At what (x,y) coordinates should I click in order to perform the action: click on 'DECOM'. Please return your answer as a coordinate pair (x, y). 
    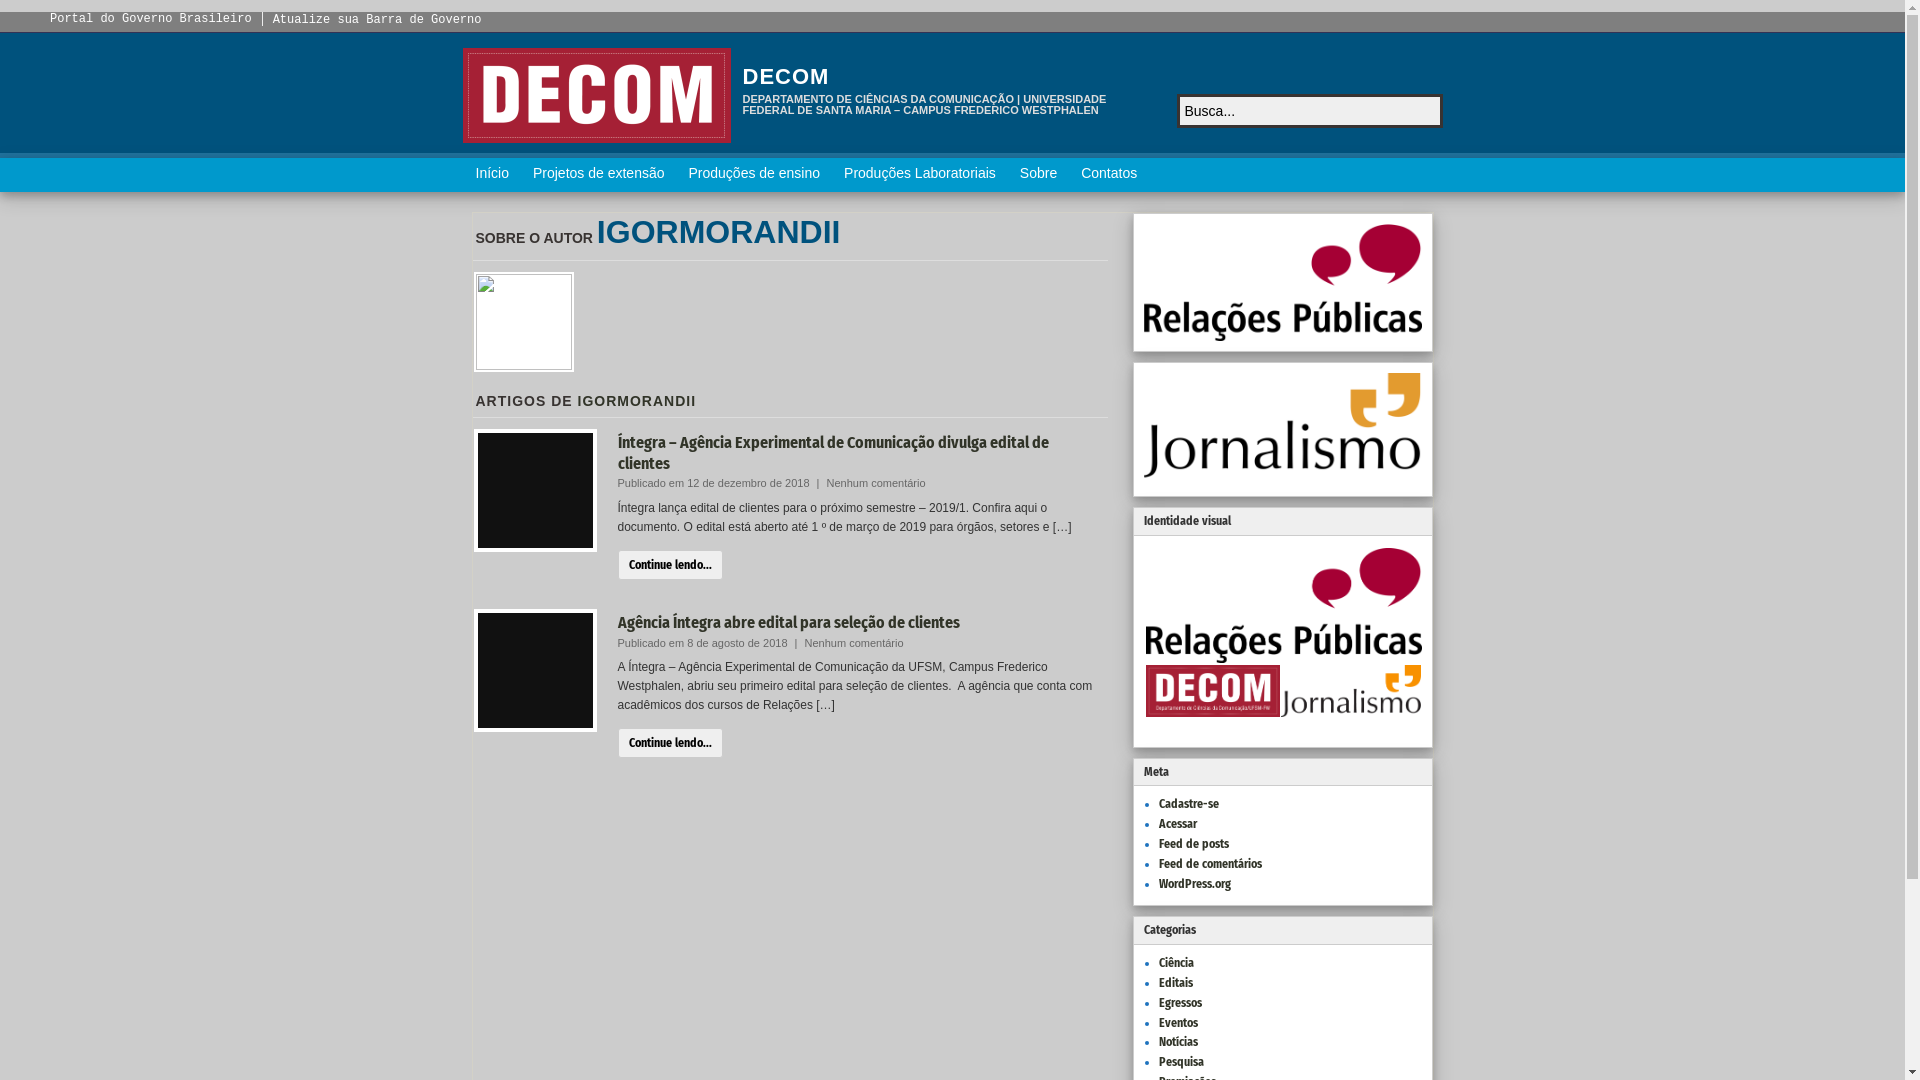
    Looking at the image, I should click on (741, 75).